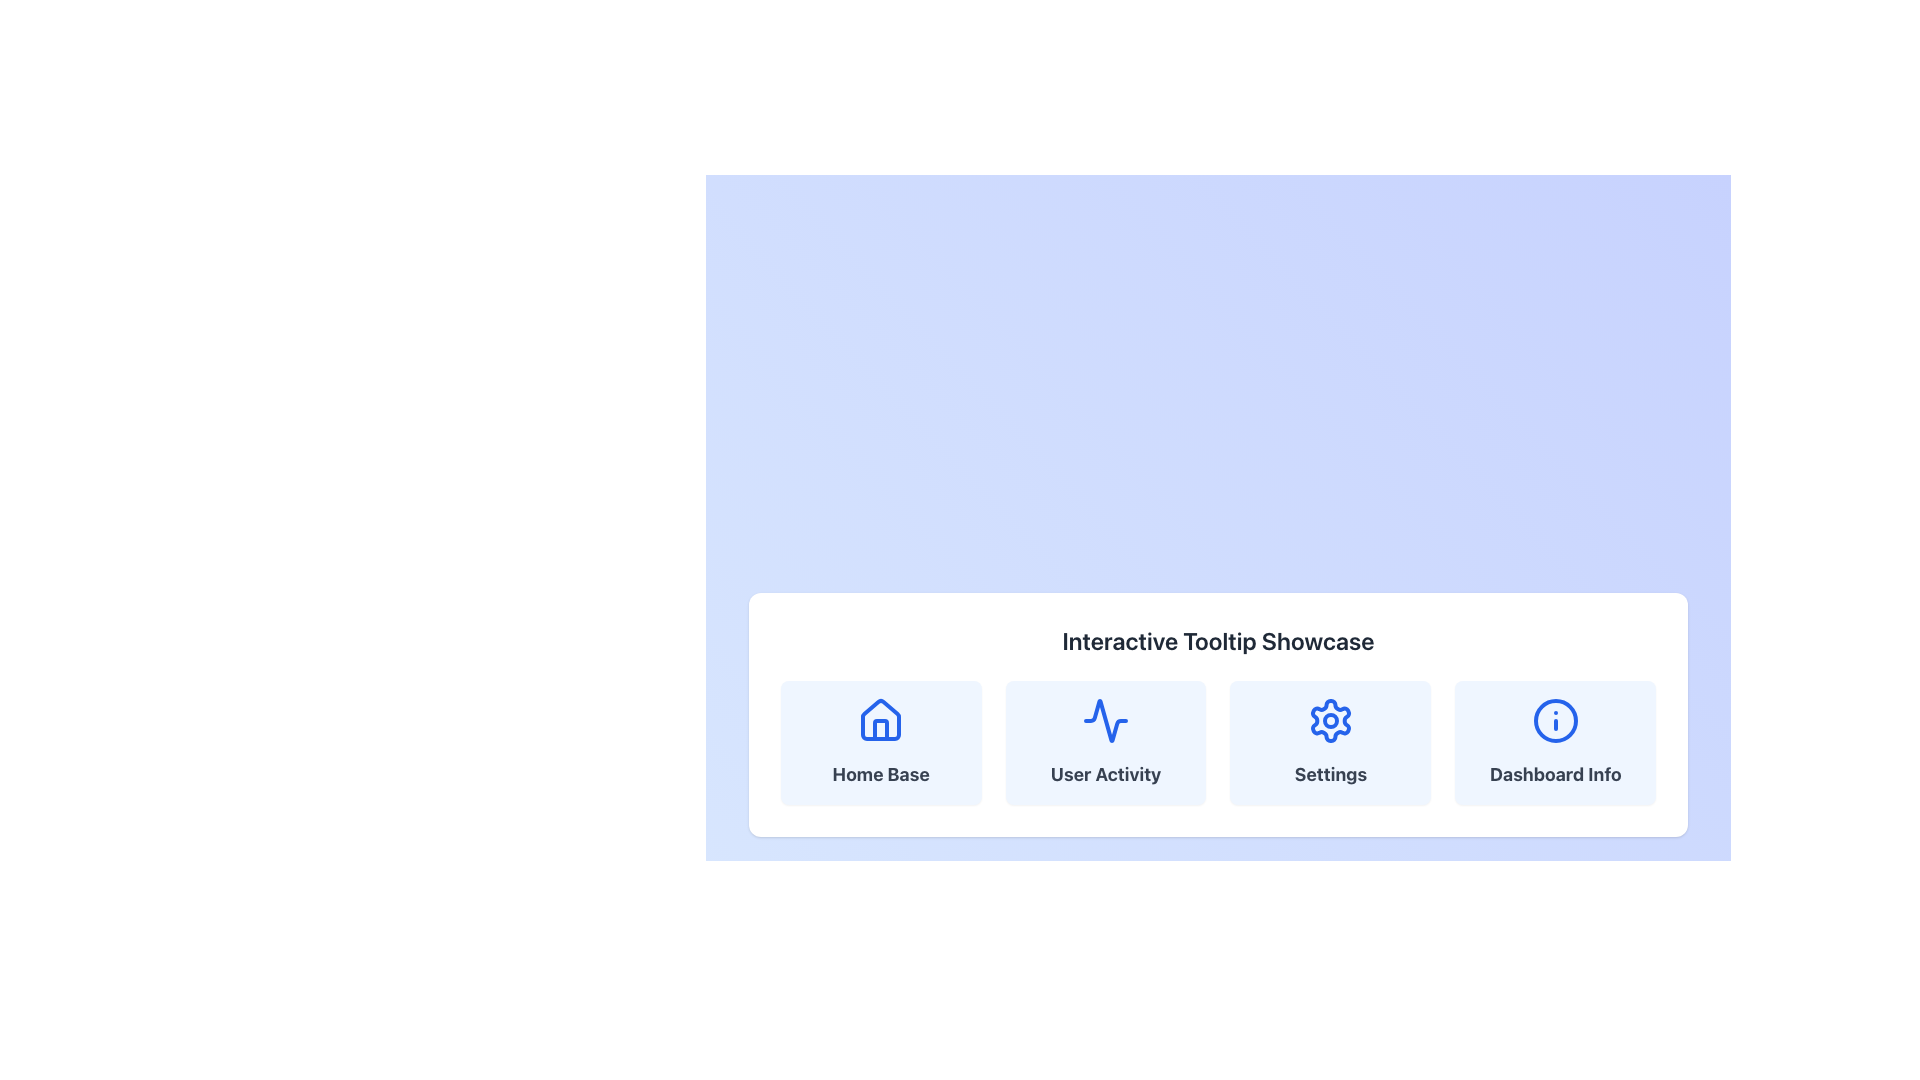 The image size is (1920, 1080). What do you see at coordinates (1330, 721) in the screenshot?
I see `the gear icon within the settings button, which is a vibrant blue cogwheel design located in a white rounded square button` at bounding box center [1330, 721].